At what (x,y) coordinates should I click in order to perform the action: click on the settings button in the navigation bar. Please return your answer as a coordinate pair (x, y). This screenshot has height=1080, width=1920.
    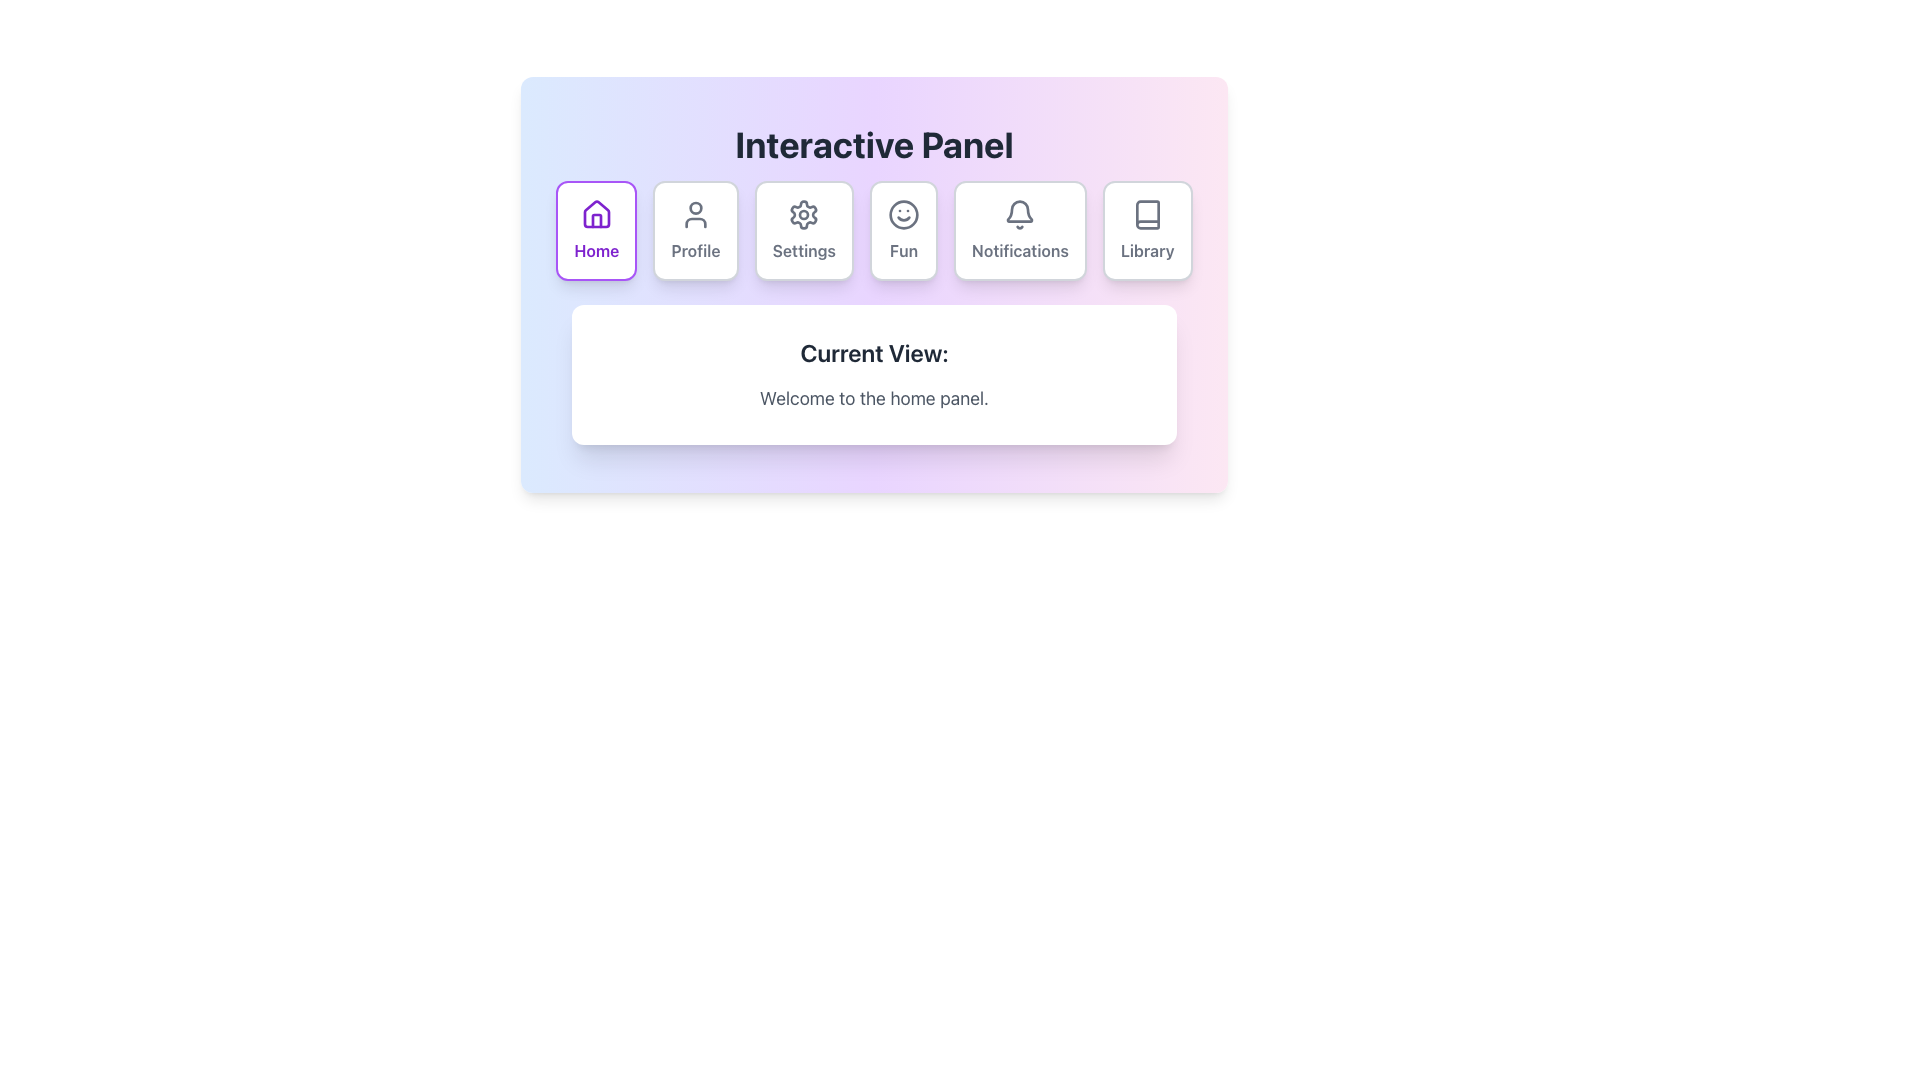
    Looking at the image, I should click on (804, 230).